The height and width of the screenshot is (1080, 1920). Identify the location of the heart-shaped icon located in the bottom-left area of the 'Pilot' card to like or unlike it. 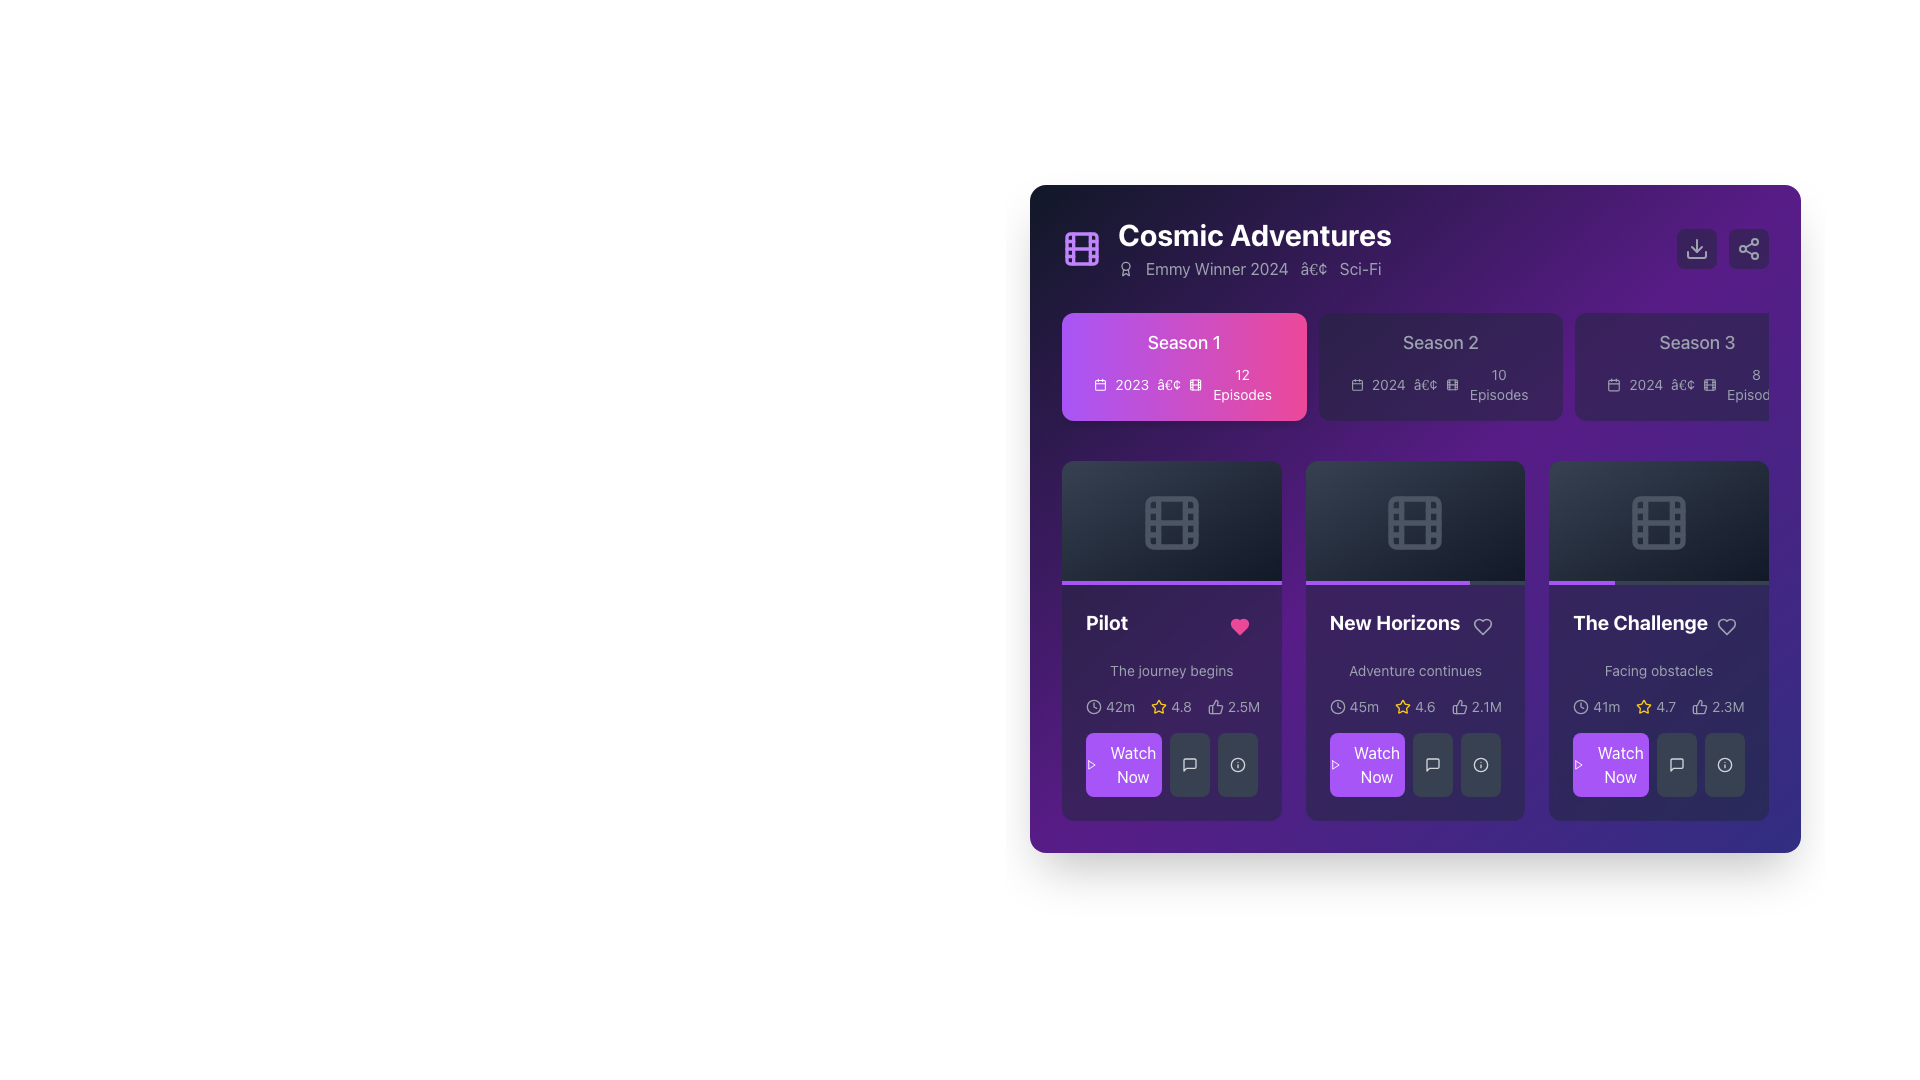
(1238, 625).